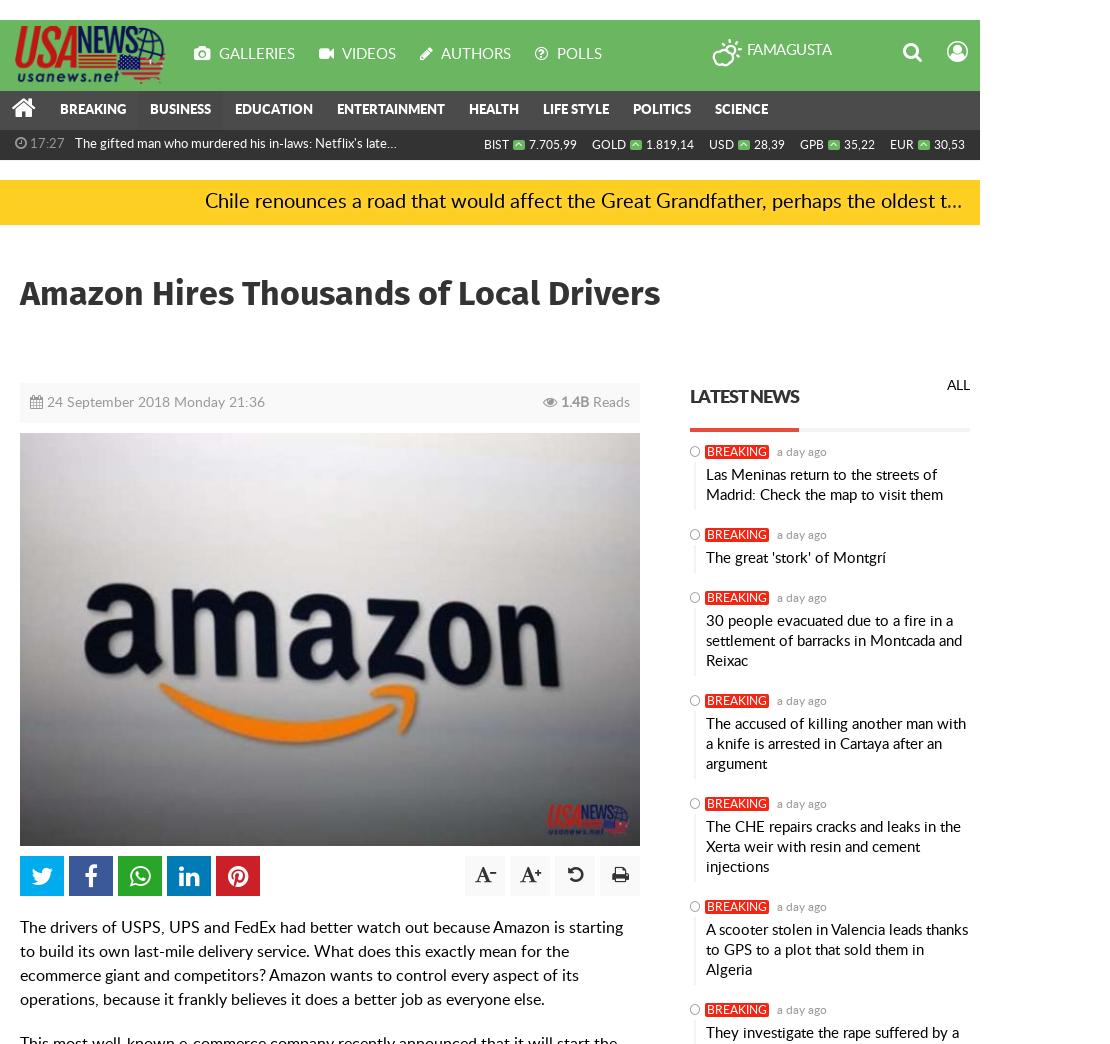  Describe the element at coordinates (768, 144) in the screenshot. I see `'28,39'` at that location.